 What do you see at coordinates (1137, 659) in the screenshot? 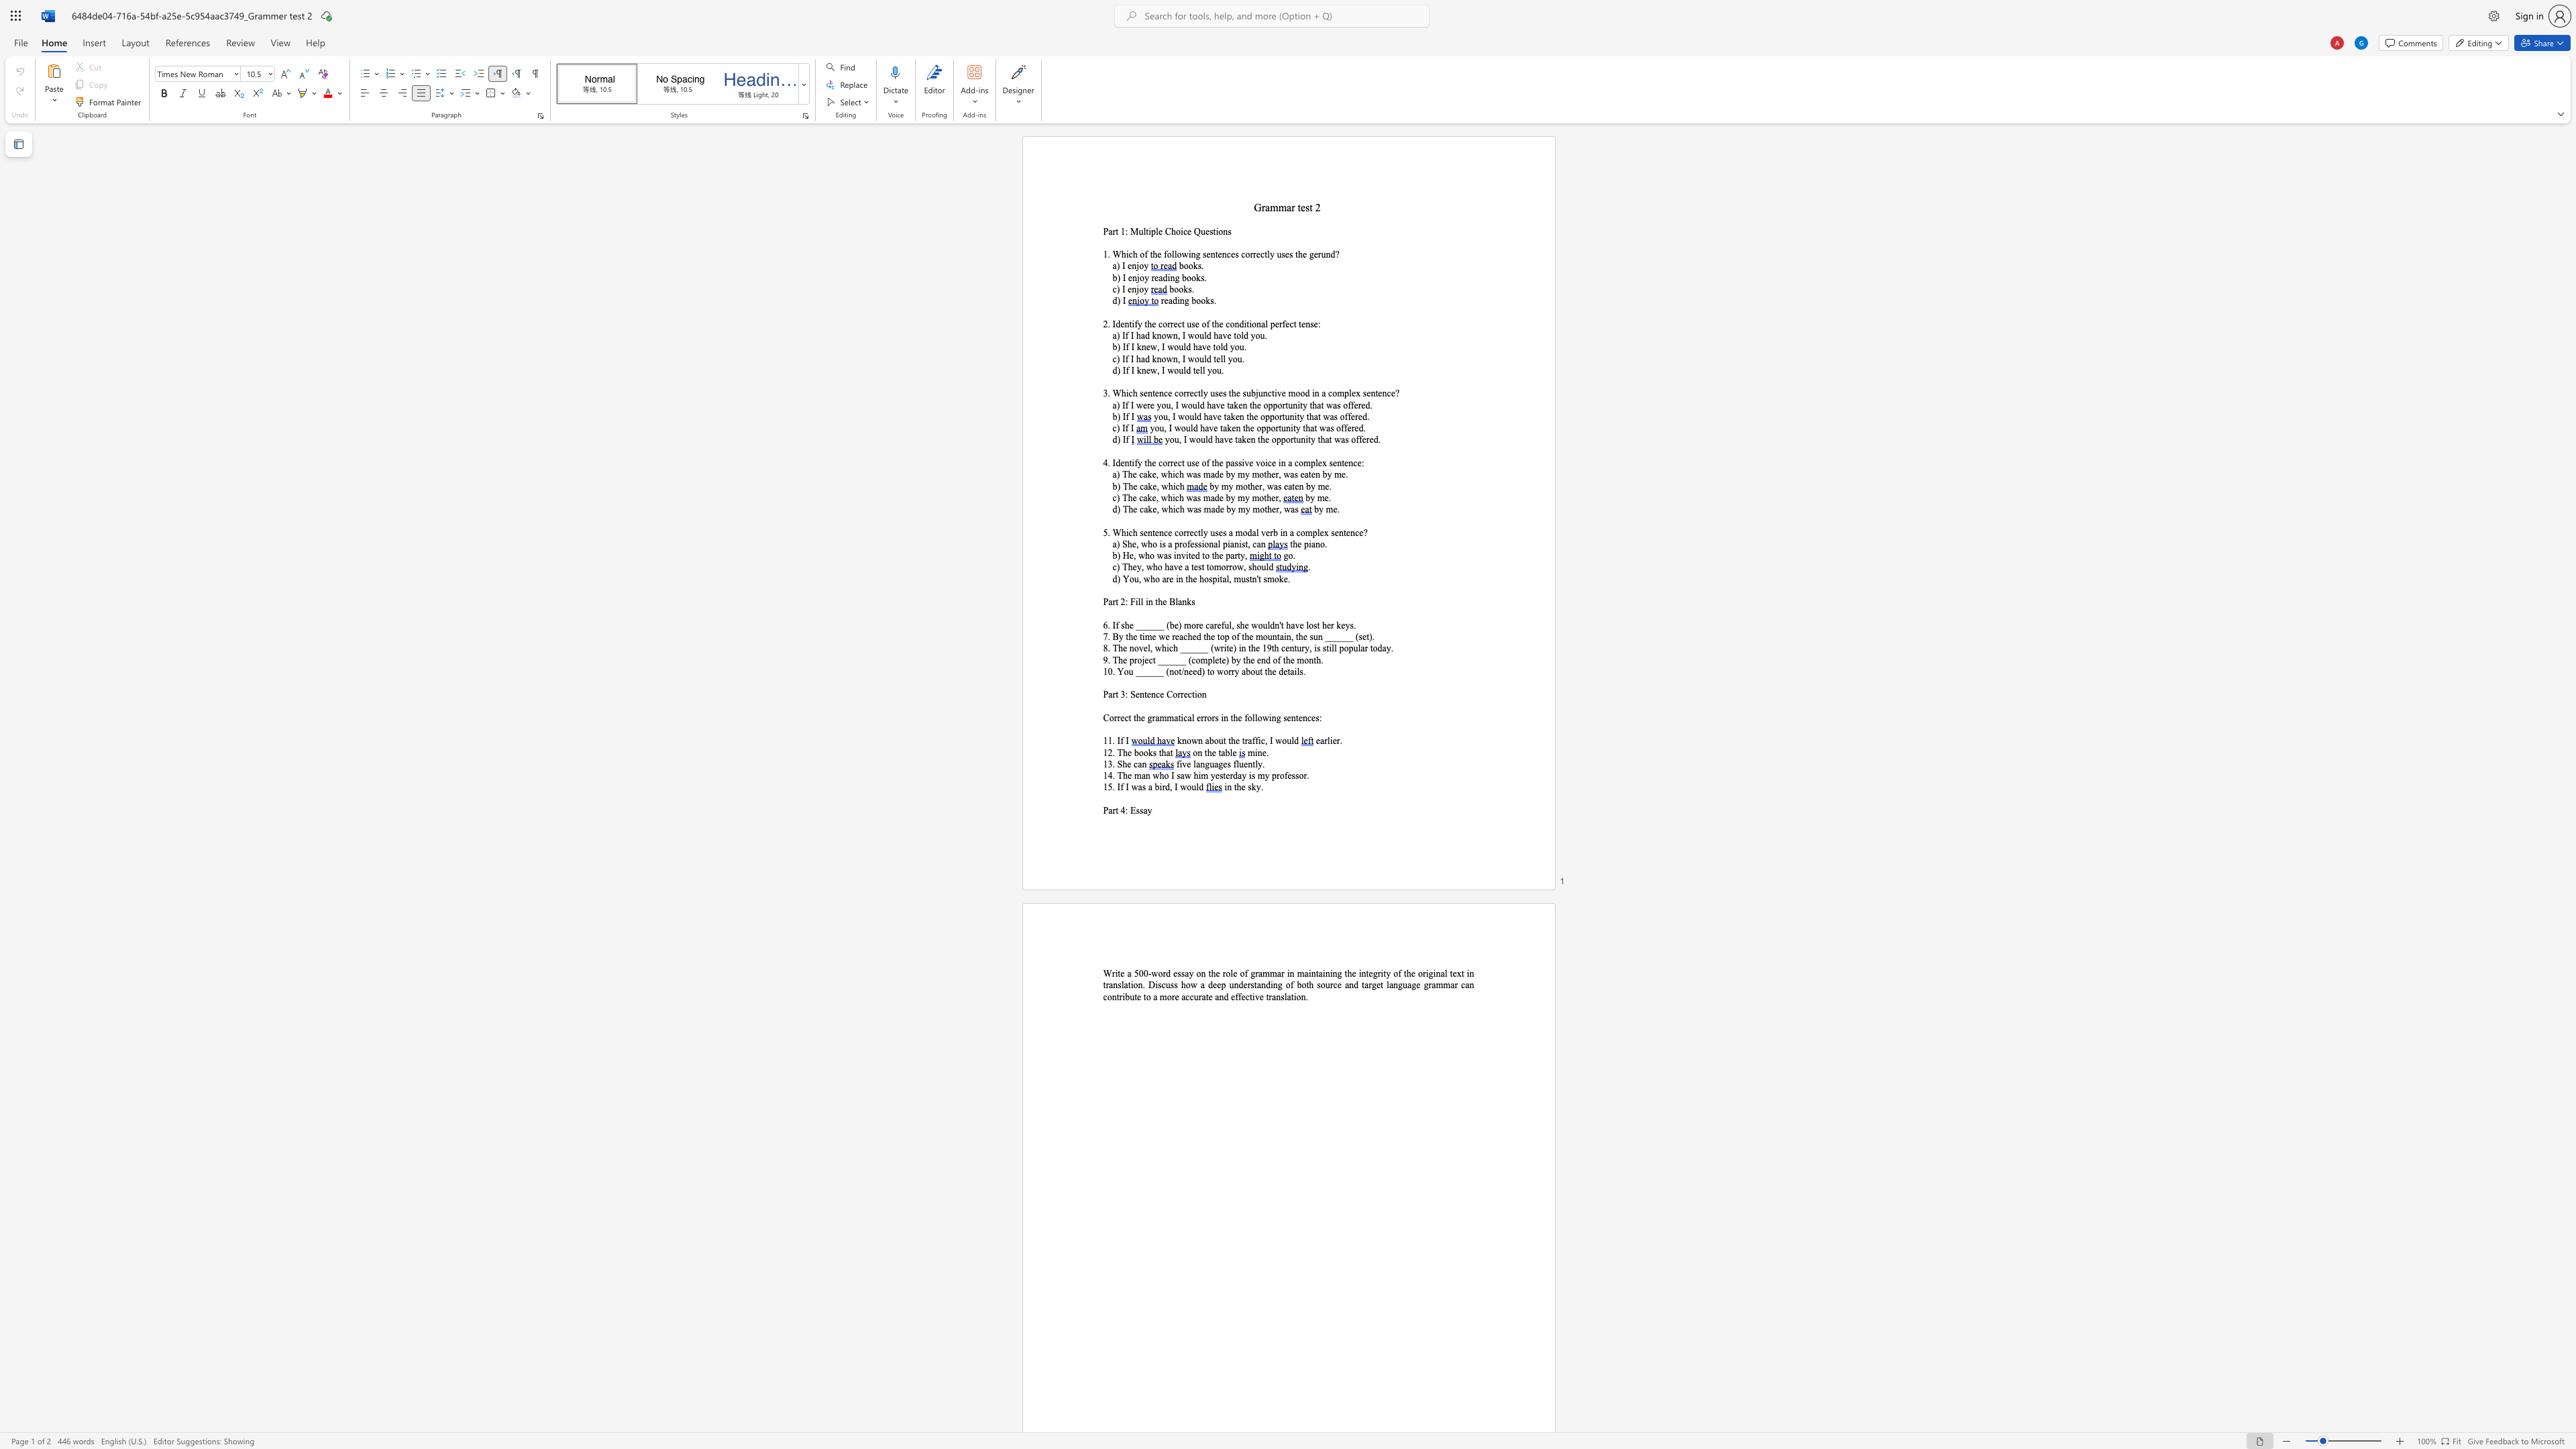
I see `the space between the continuous character "r" and "o" in the text` at bounding box center [1137, 659].